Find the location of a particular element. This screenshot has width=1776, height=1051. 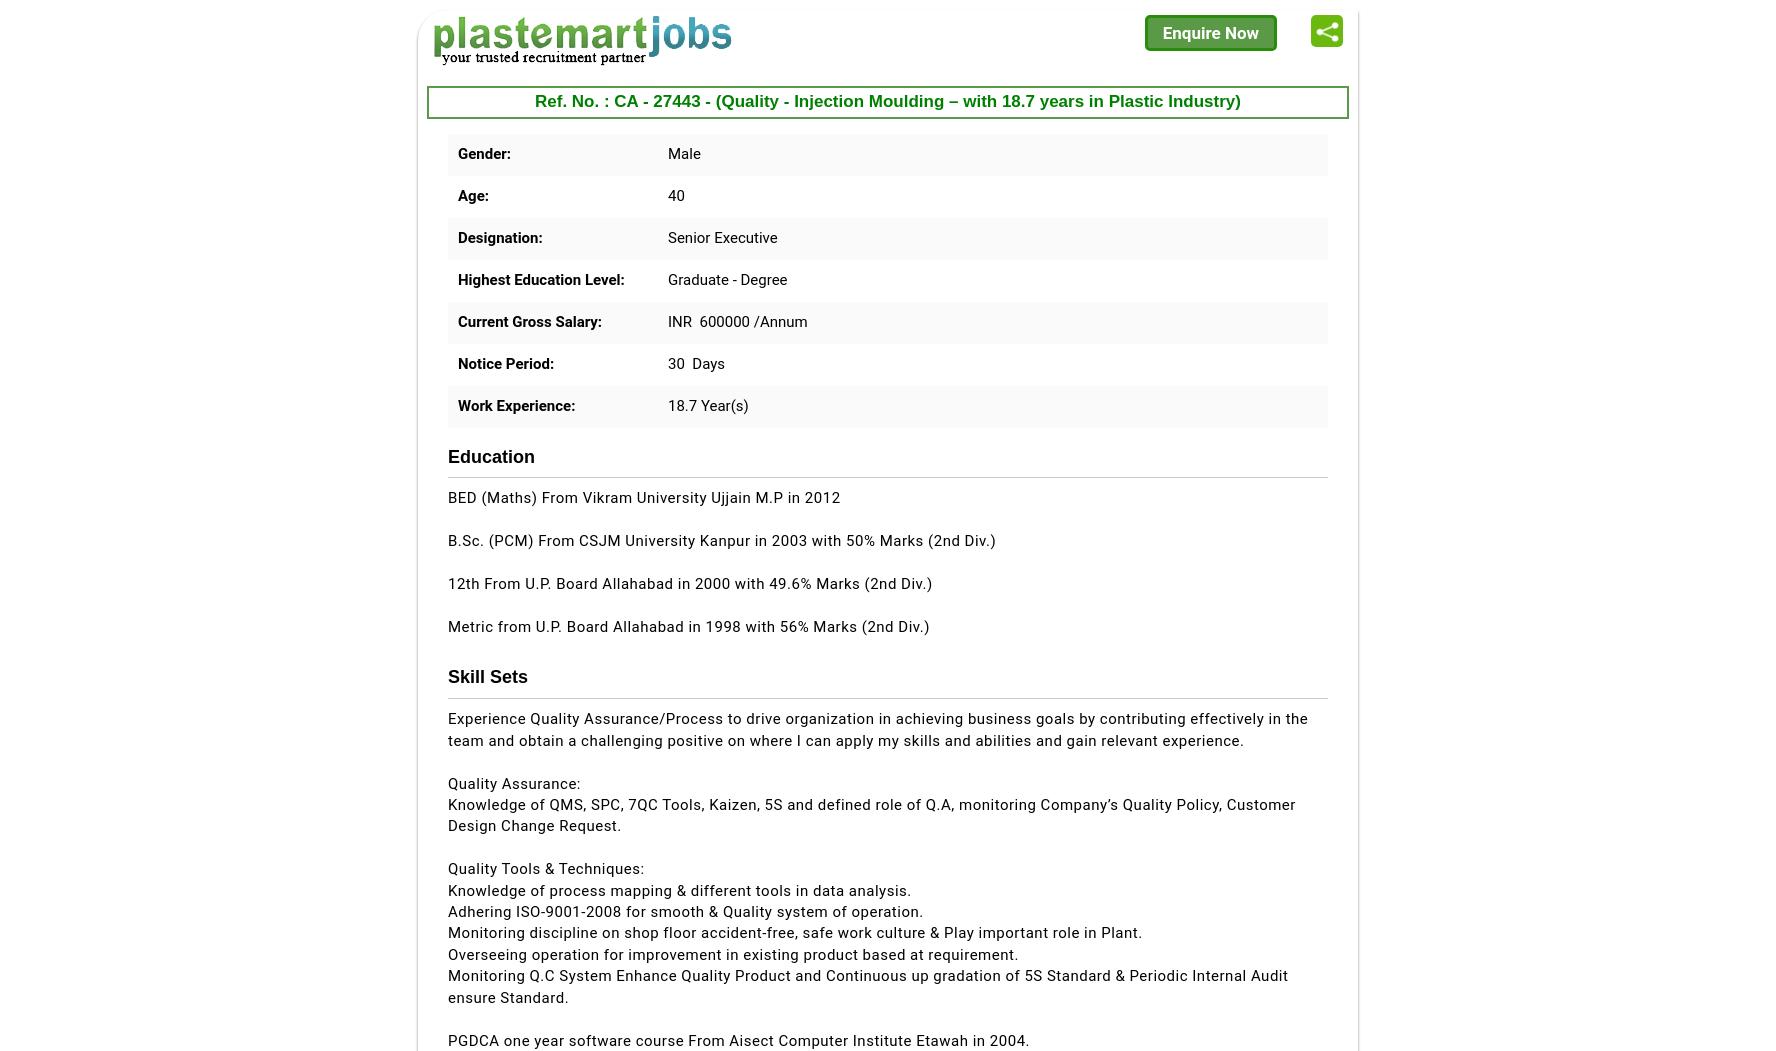

'Metric from U.P. Board Allahabad in 1998 with 56% Marks (2nd Div.)' is located at coordinates (688, 626).